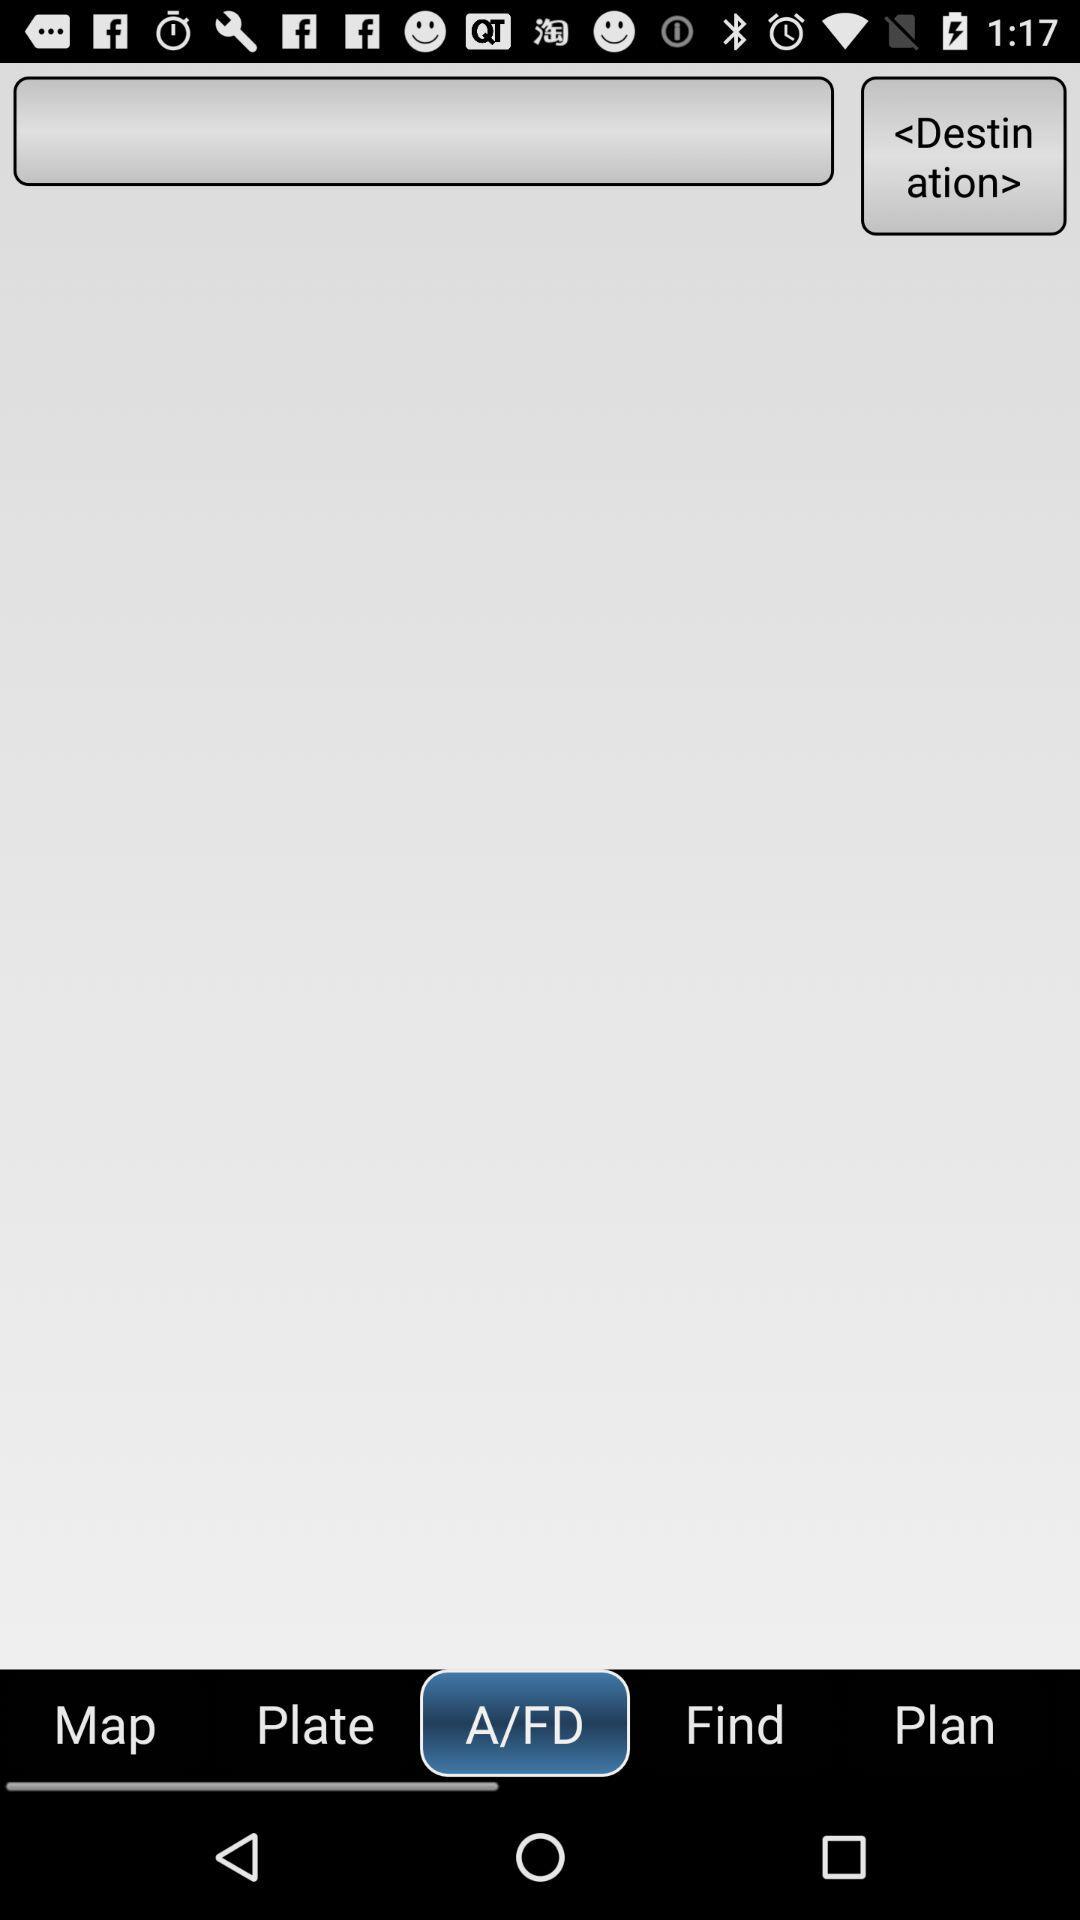 This screenshot has height=1920, width=1080. What do you see at coordinates (962, 154) in the screenshot?
I see `<destination>` at bounding box center [962, 154].